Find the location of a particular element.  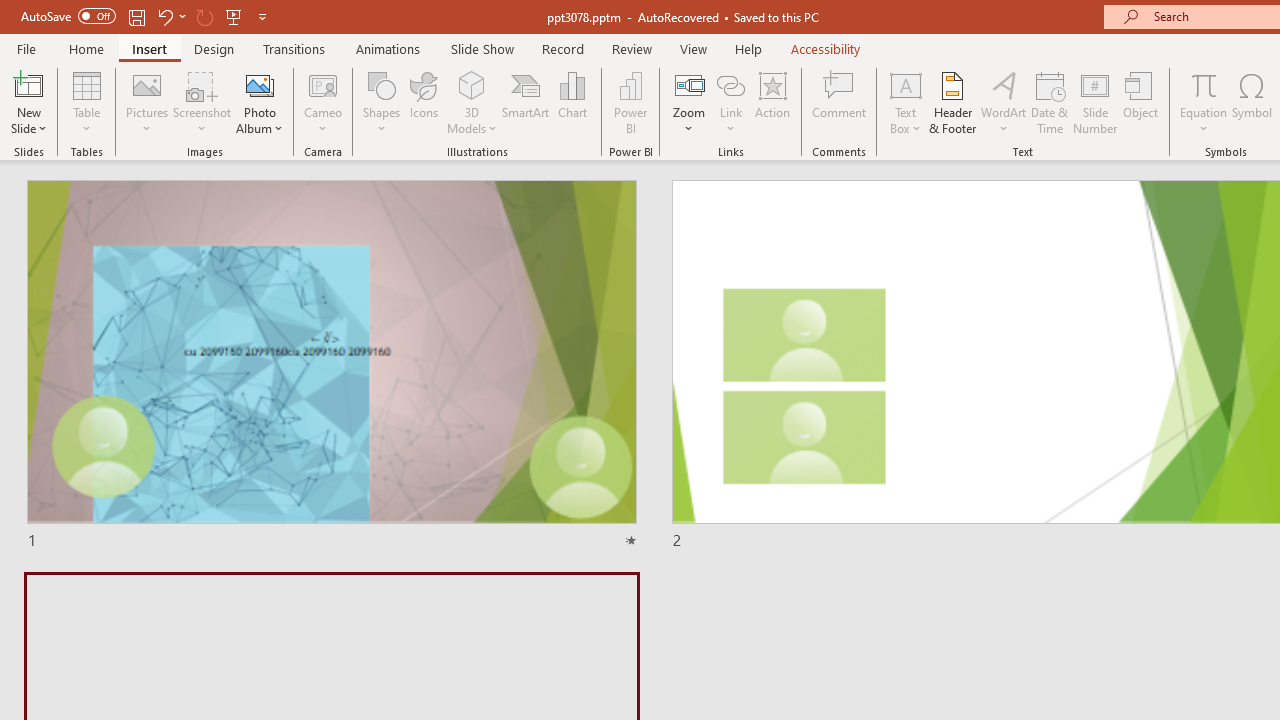

'Link' is located at coordinates (730, 103).